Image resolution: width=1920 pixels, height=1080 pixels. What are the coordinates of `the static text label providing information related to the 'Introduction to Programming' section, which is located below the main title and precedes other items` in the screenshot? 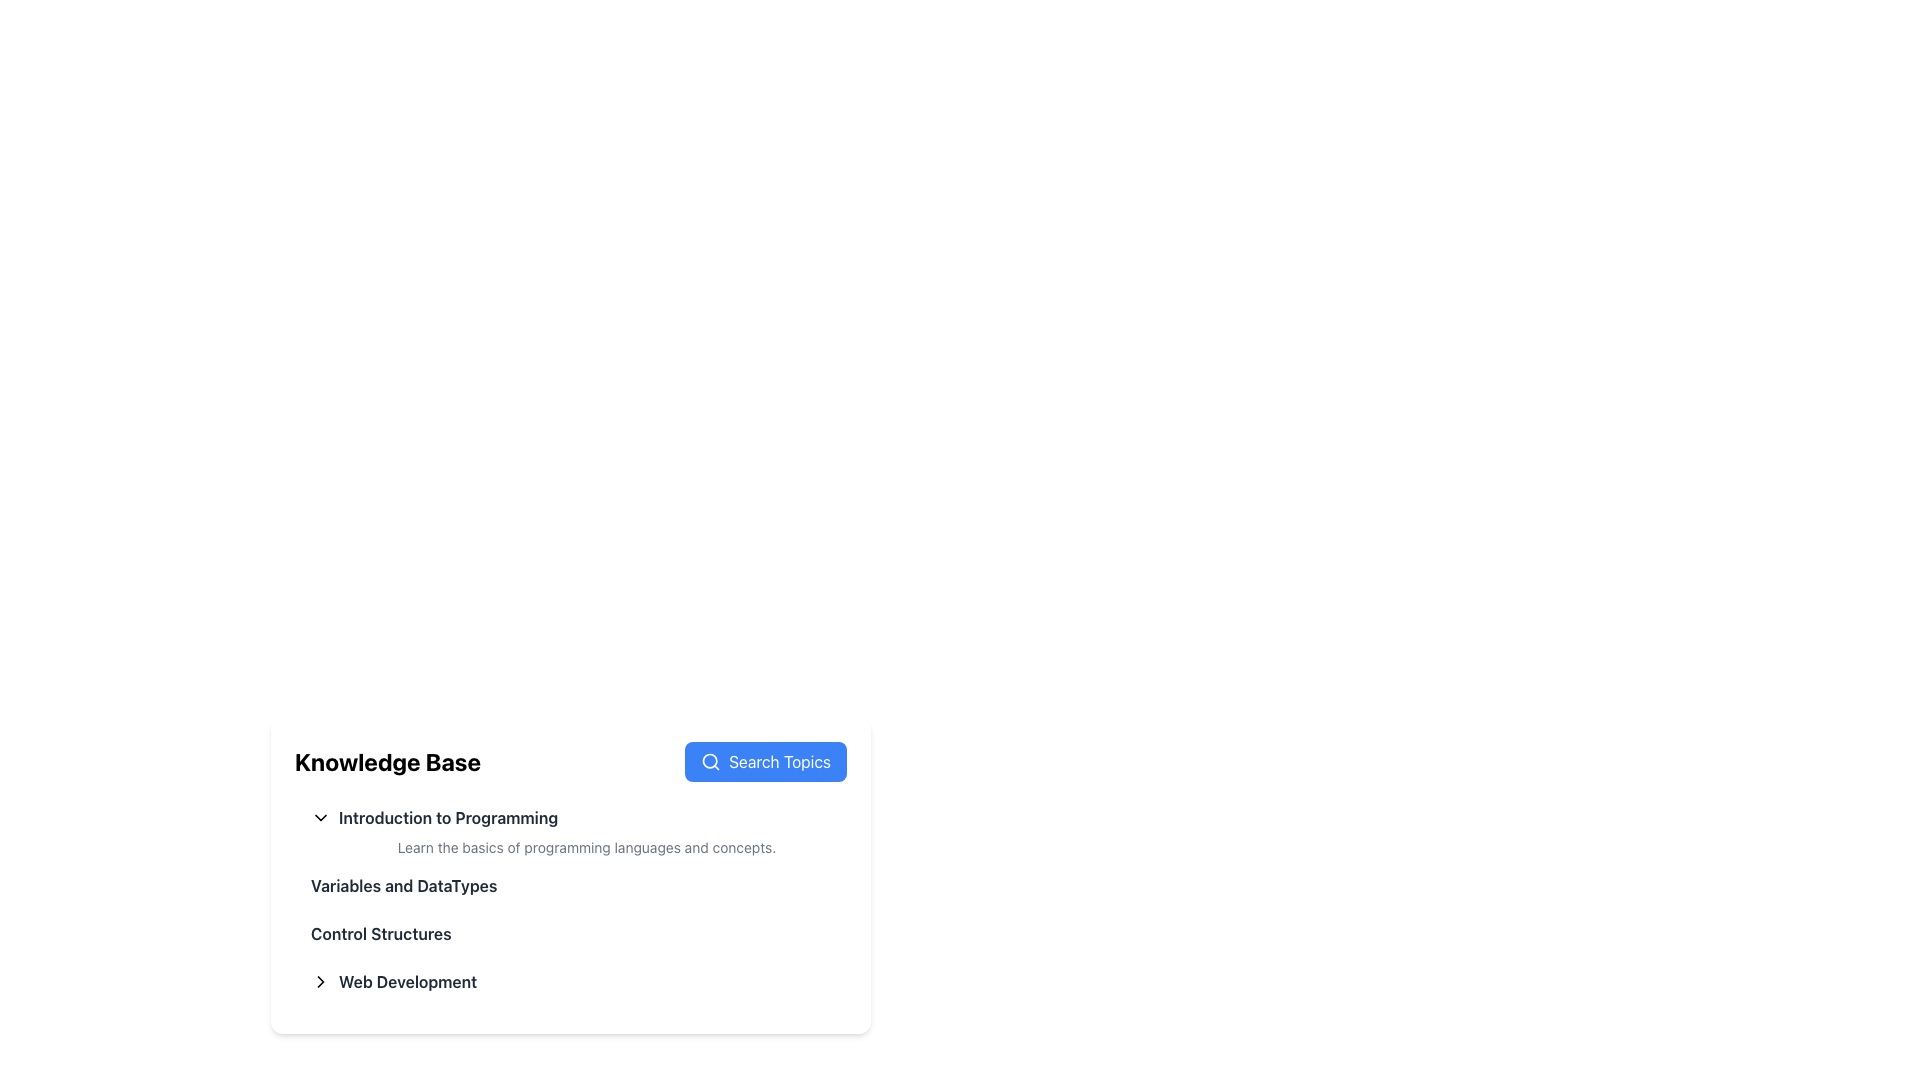 It's located at (570, 848).